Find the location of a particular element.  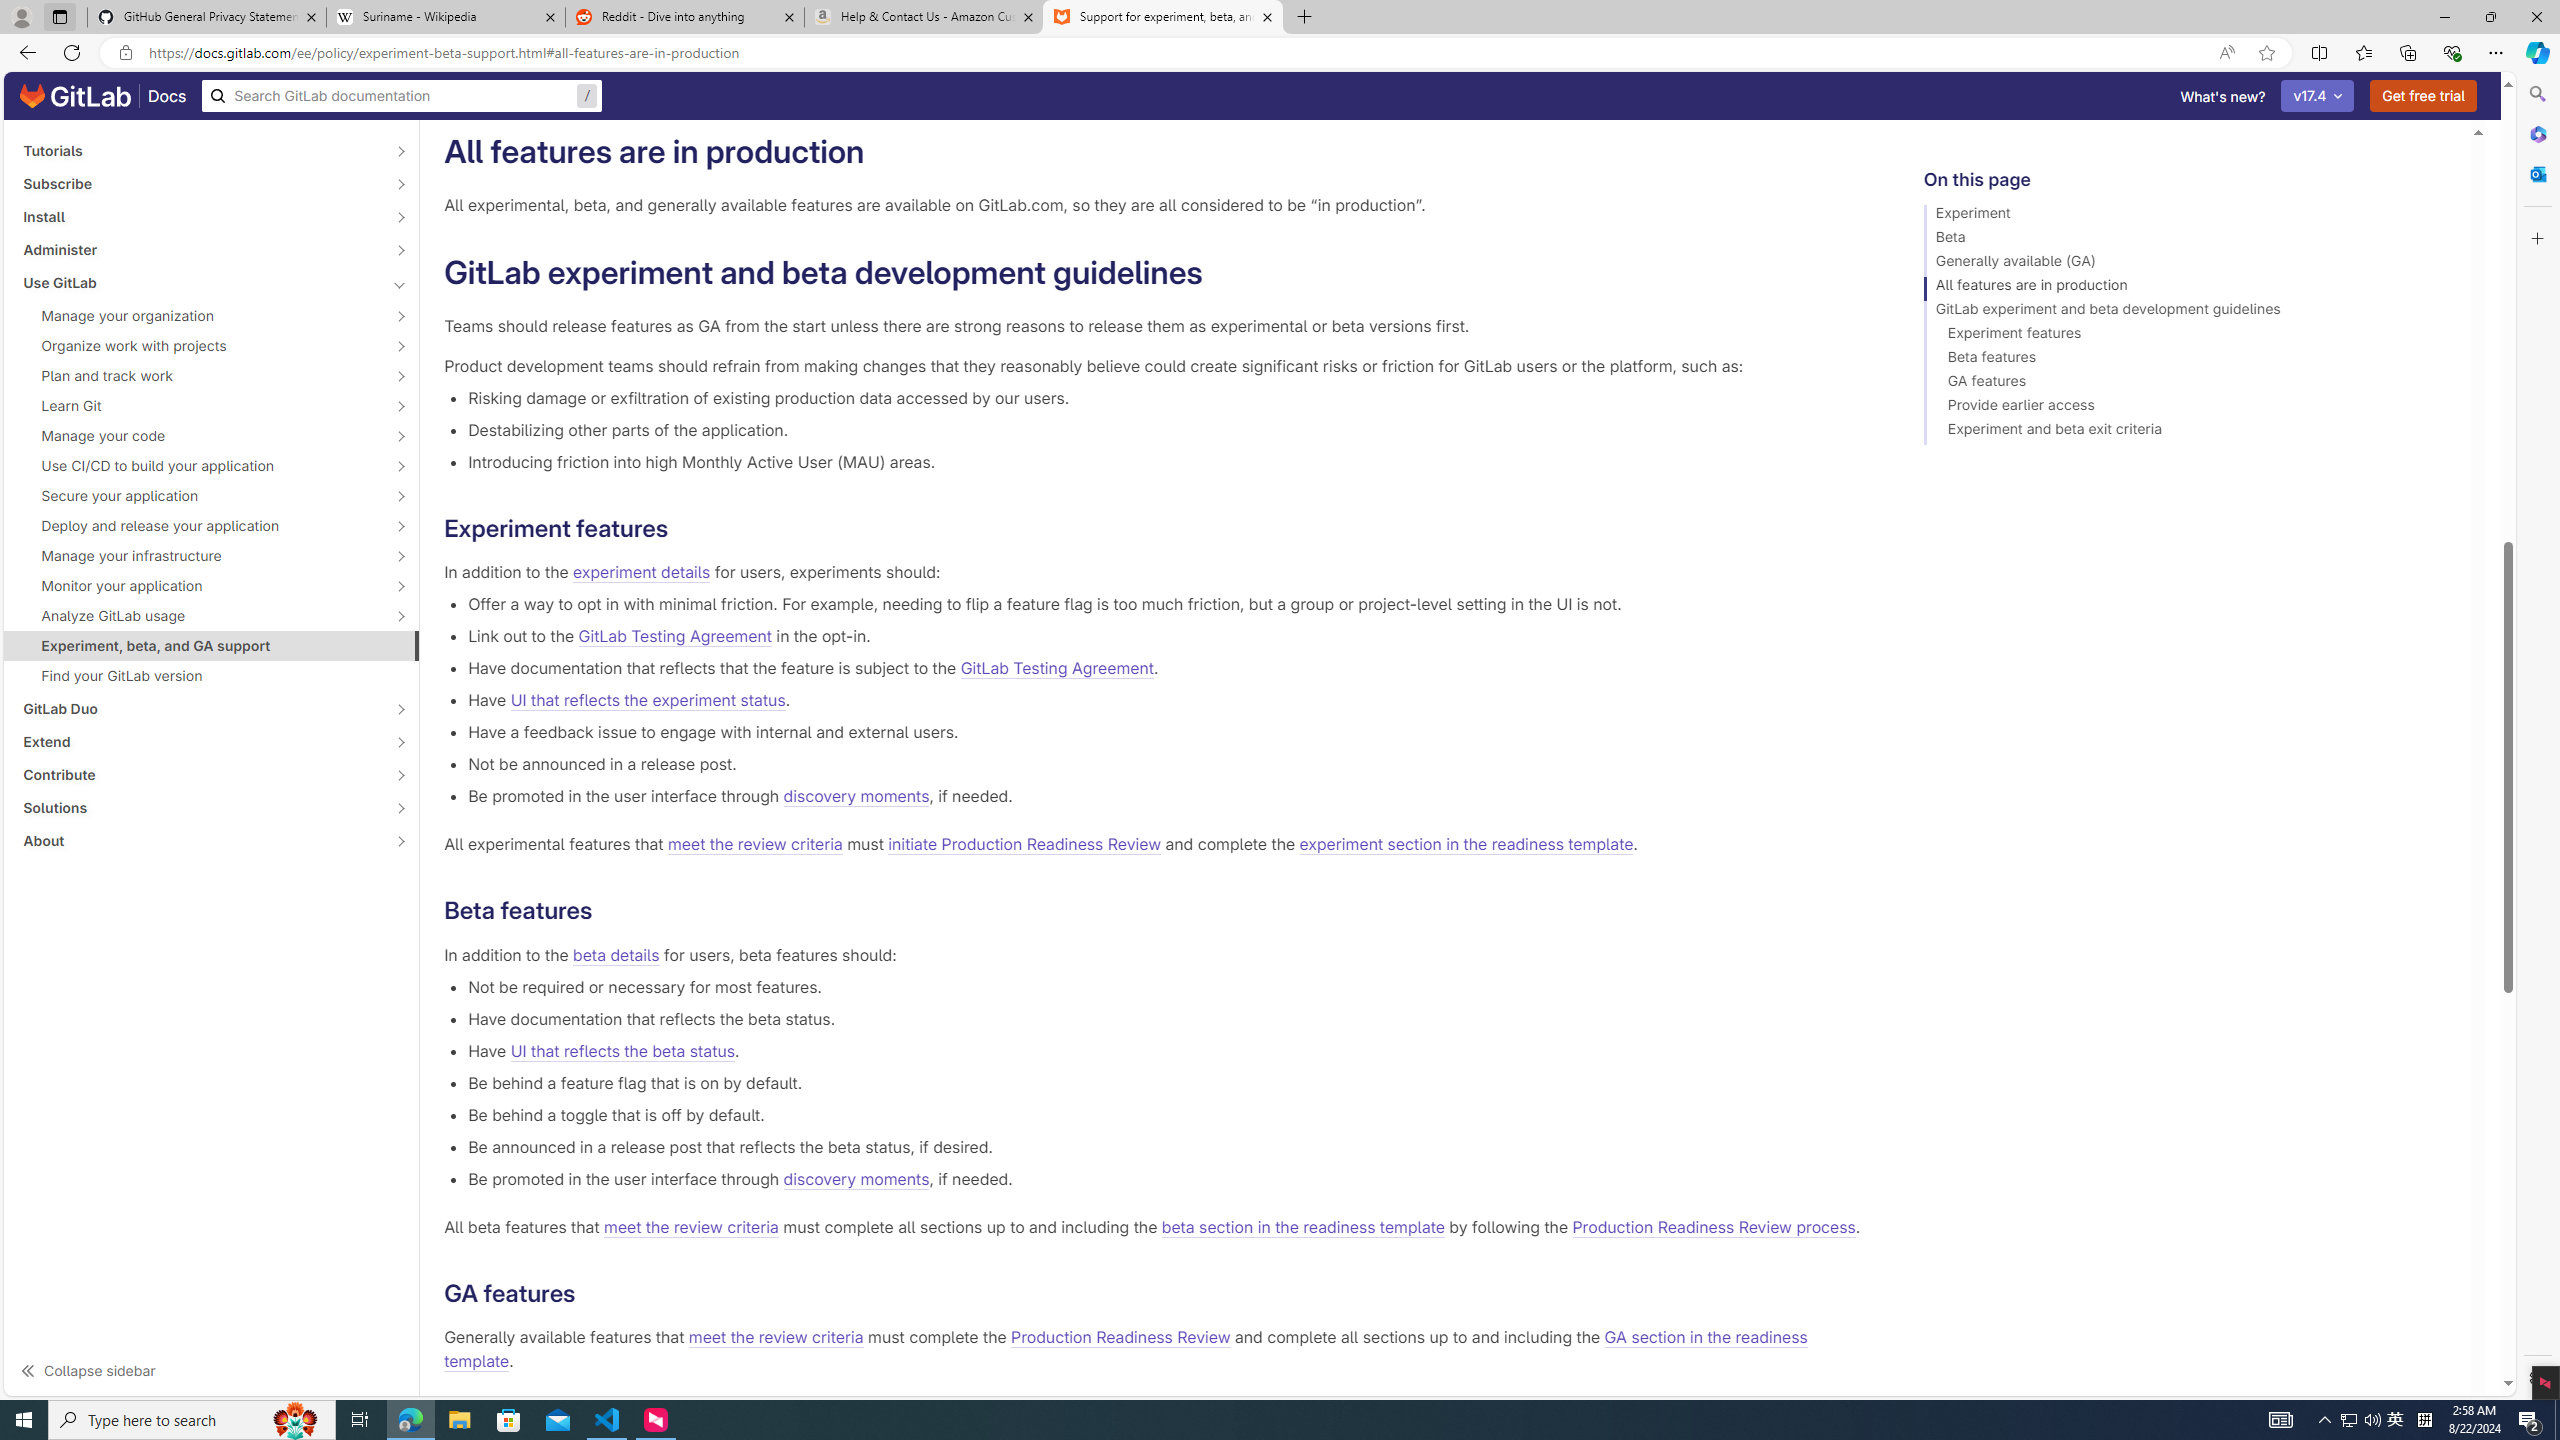

'Get free trial' is located at coordinates (2424, 95).